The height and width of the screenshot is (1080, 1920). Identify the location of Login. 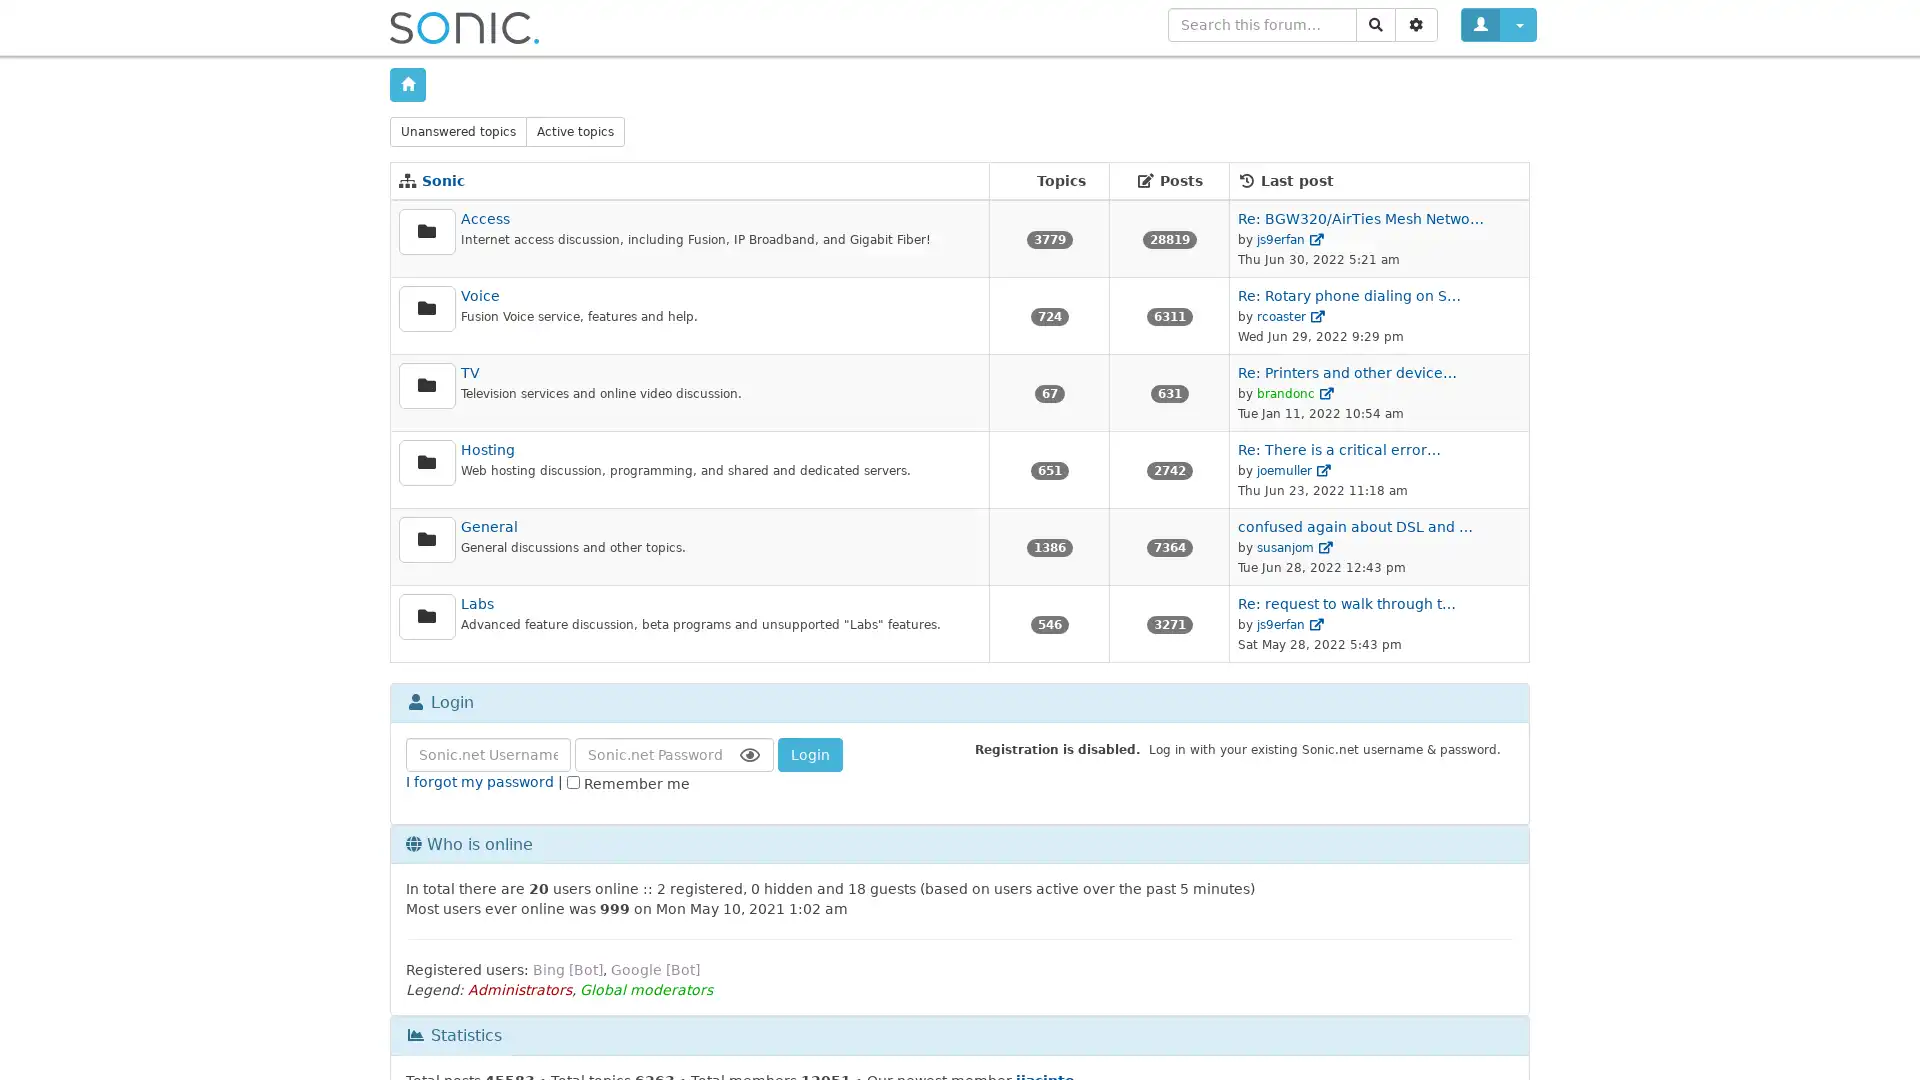
(810, 753).